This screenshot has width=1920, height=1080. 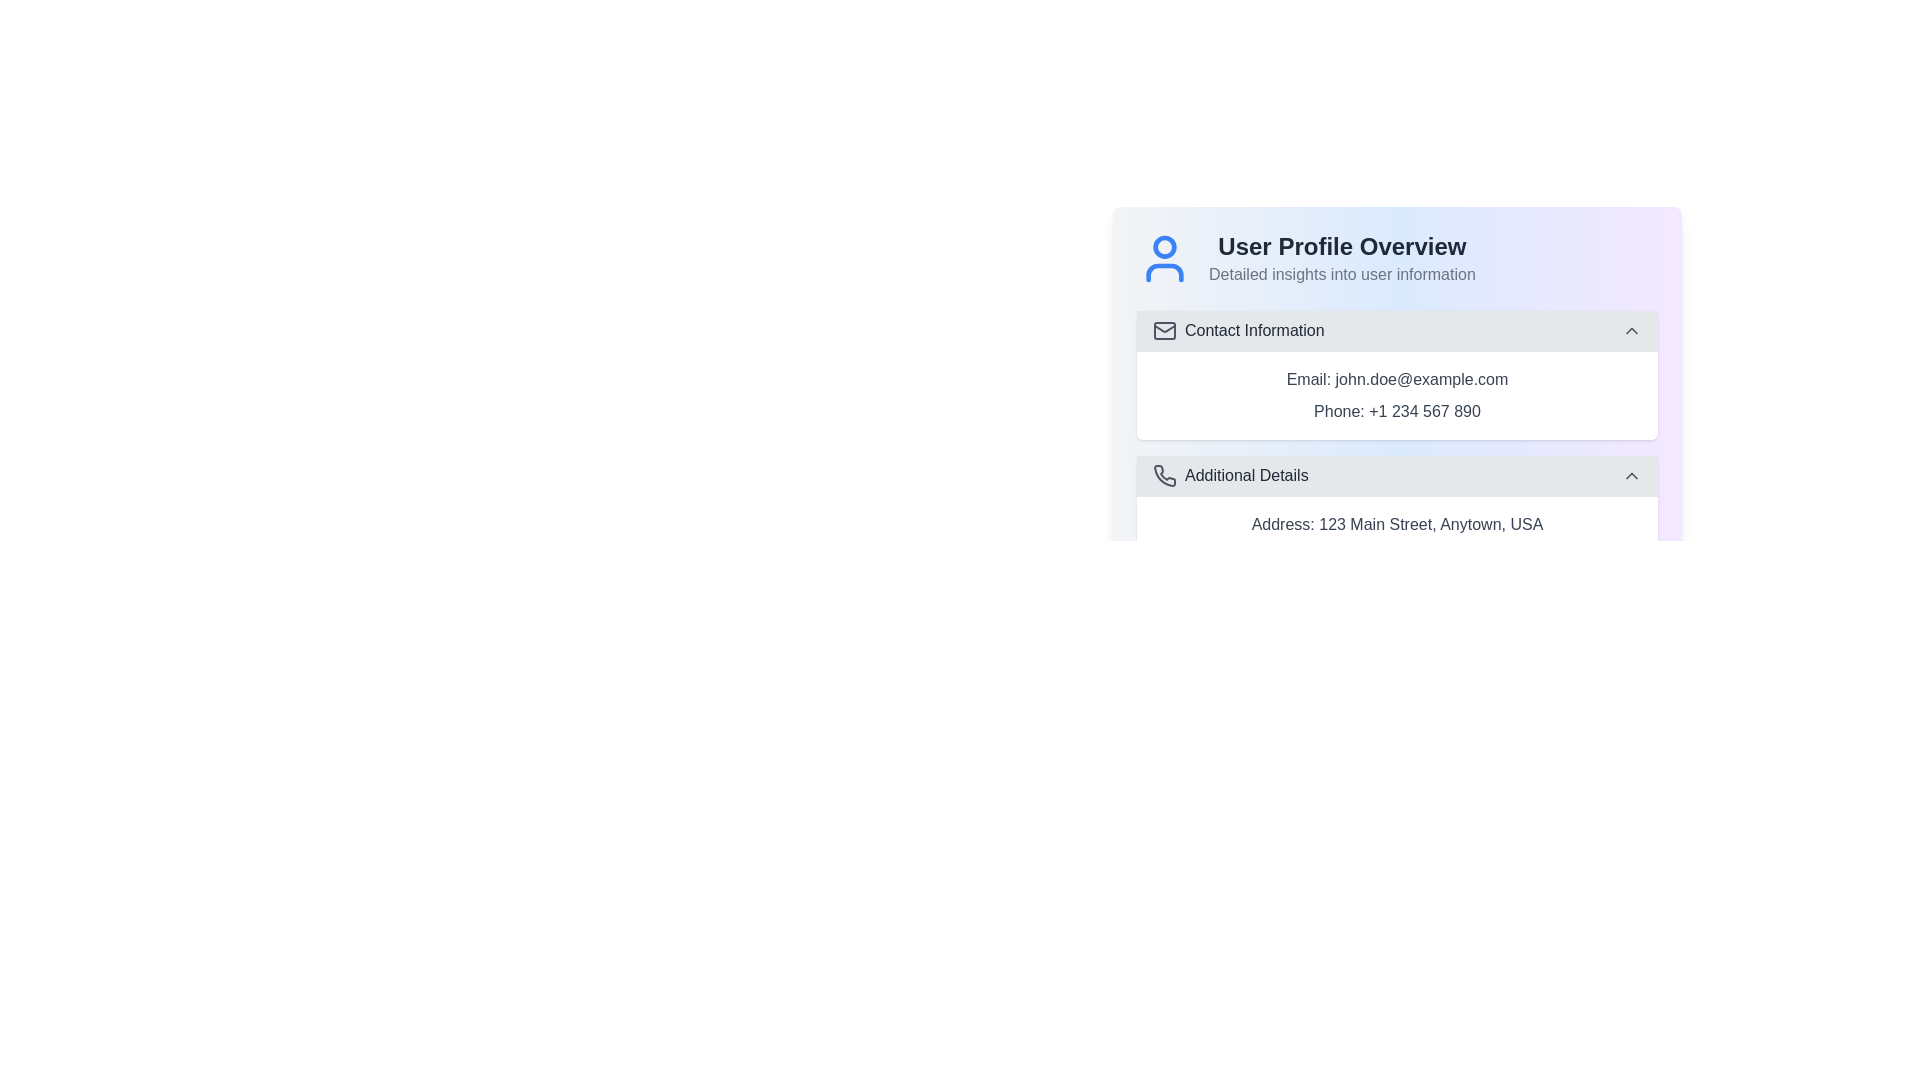 I want to click on the Text Header that serves as the title for the user profile section, positioned above the subtitle 'Detailed insights into user information', so click(x=1342, y=245).